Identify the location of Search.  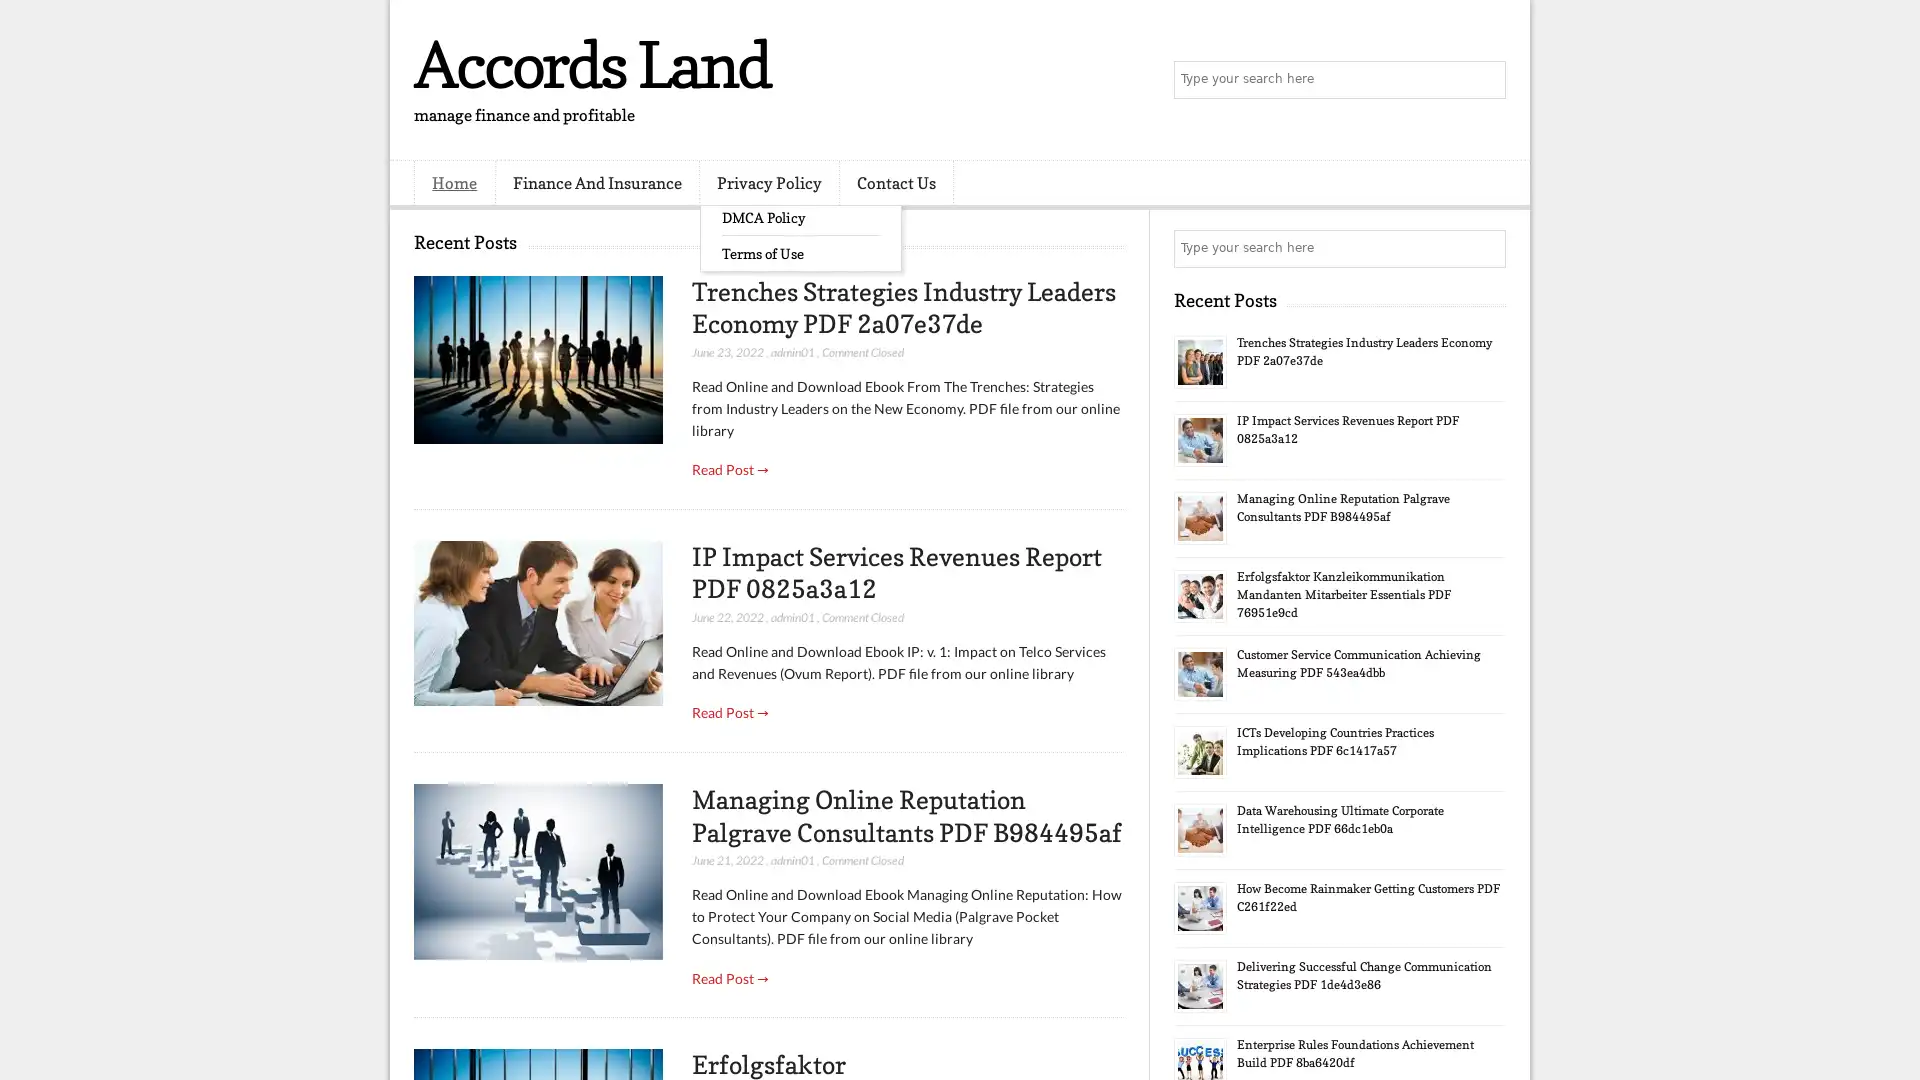
(1485, 80).